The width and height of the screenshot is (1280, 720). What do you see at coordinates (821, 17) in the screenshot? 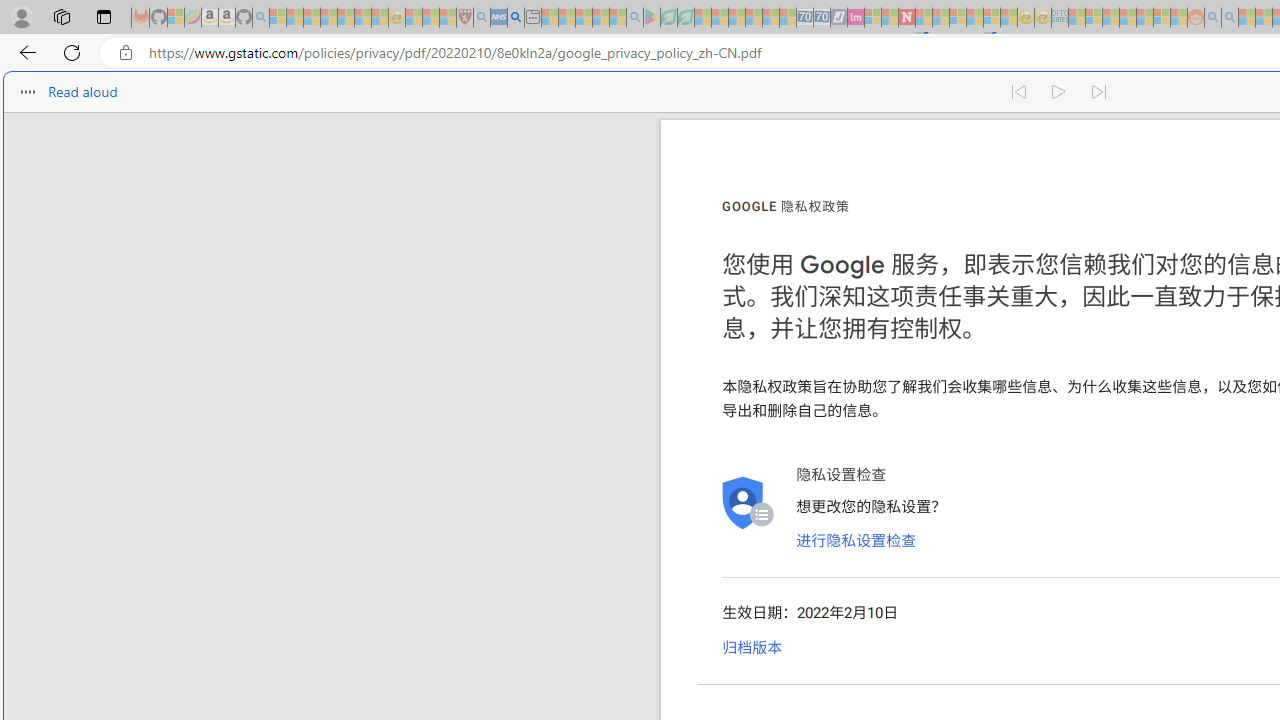
I see `'Cheap Hotels - Save70.com - Sleeping'` at bounding box center [821, 17].